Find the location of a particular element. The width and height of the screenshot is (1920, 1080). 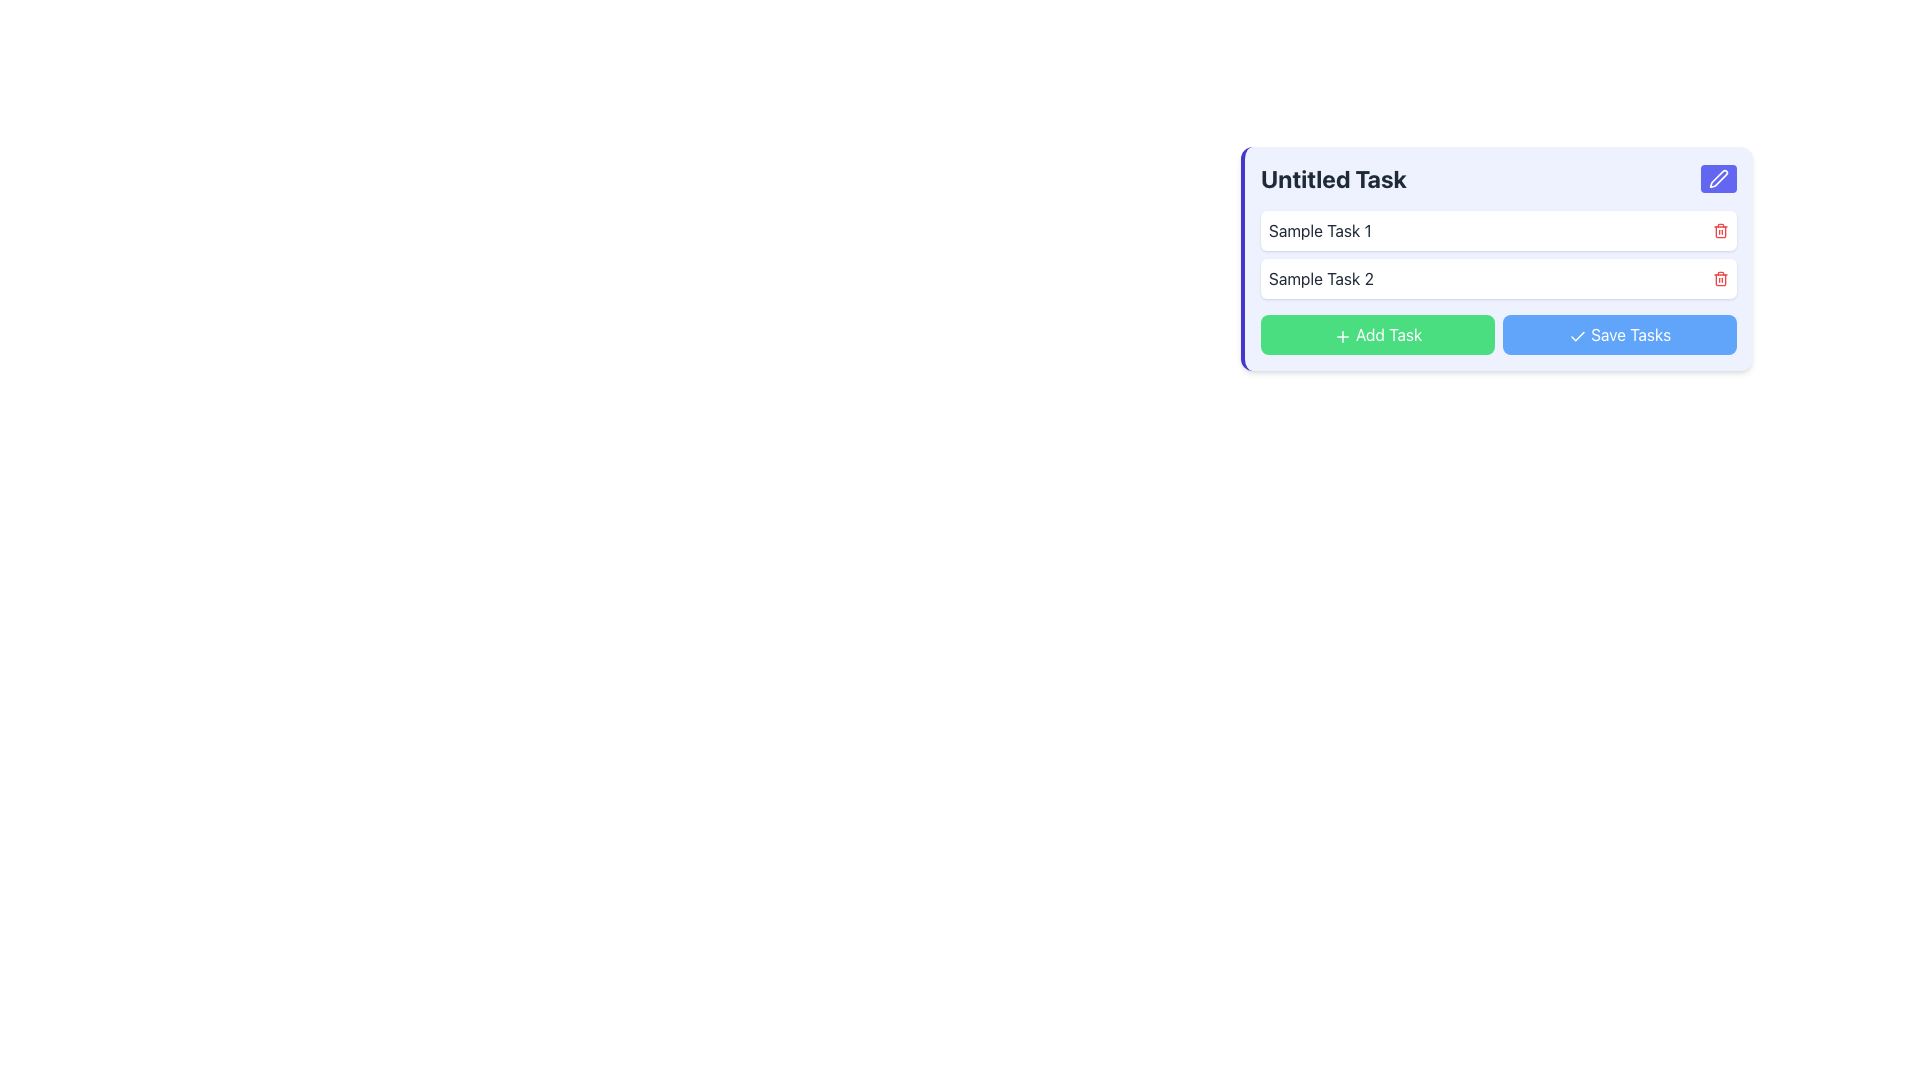

the edit icon, which is a pen-shaped symbol located in the top-right corner of the task panel is located at coordinates (1717, 176).